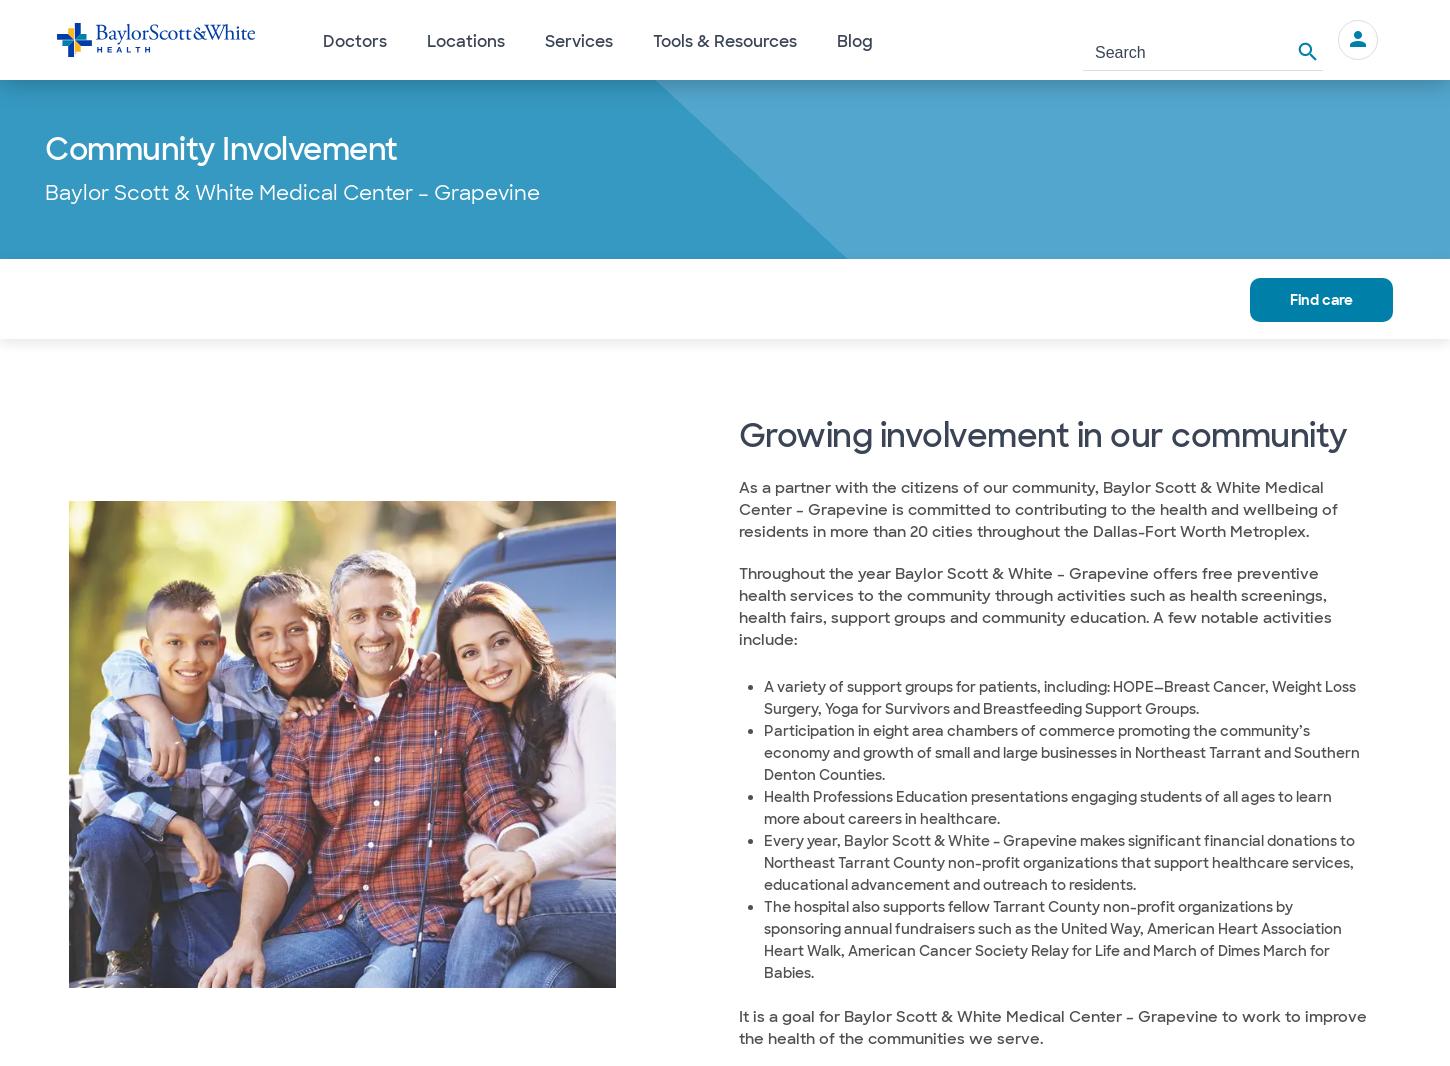 This screenshot has height=1066, width=1450. Describe the element at coordinates (1037, 509) in the screenshot. I see `'As a partner with the citizens of our community, Baylor Scott & White Medical Center – Grapevine is committed to contributing to the health and wellbeing of residents in more than 20 cities throughout the Dallas-Fort Worth Metroplex.'` at that location.